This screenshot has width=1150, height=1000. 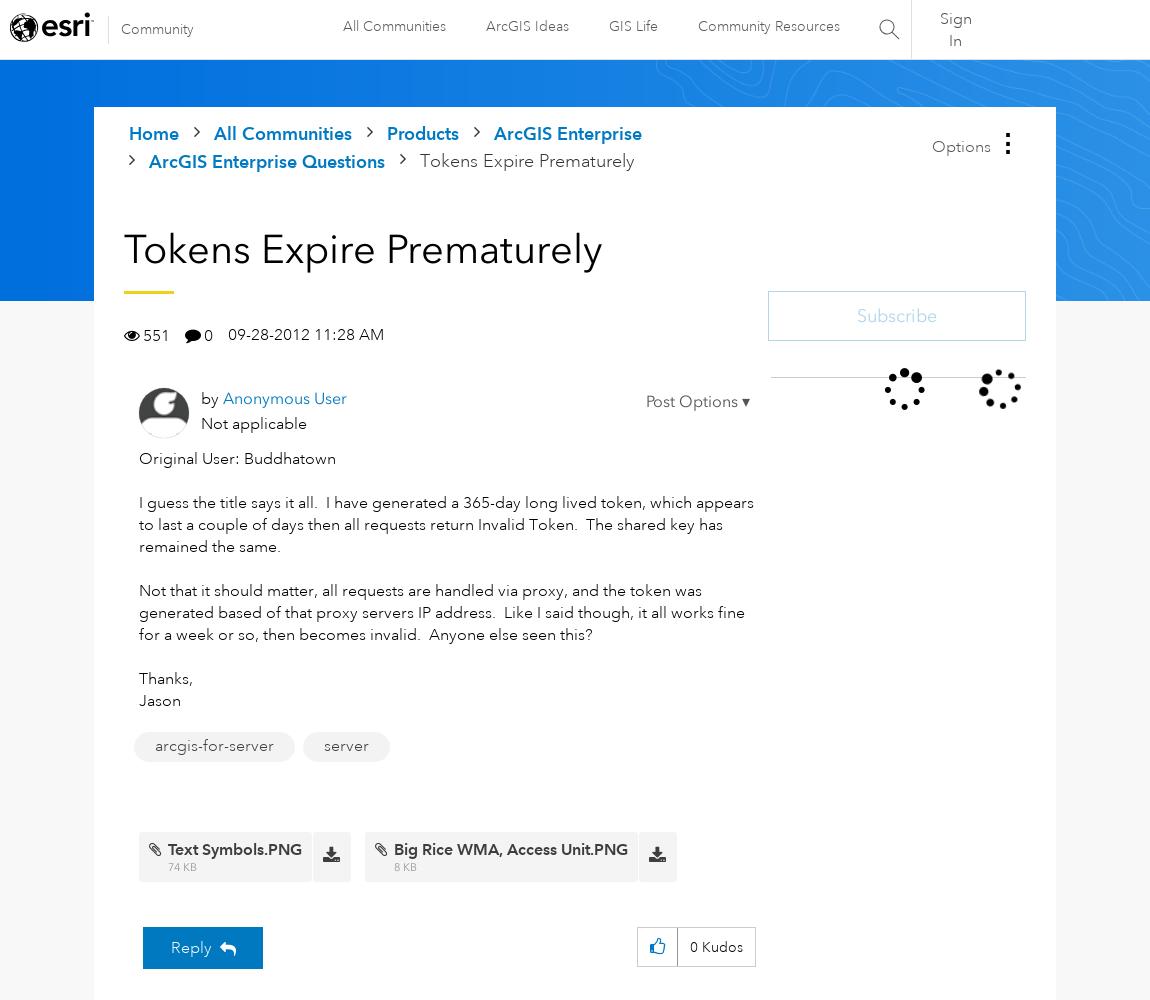 What do you see at coordinates (138, 525) in the screenshot?
I see `'I guess the title says it all.  I have generated a 365-day long lived token, which appears to last a couple of days then all requests return Invalid Token.  The shared key has remained the same.'` at bounding box center [138, 525].